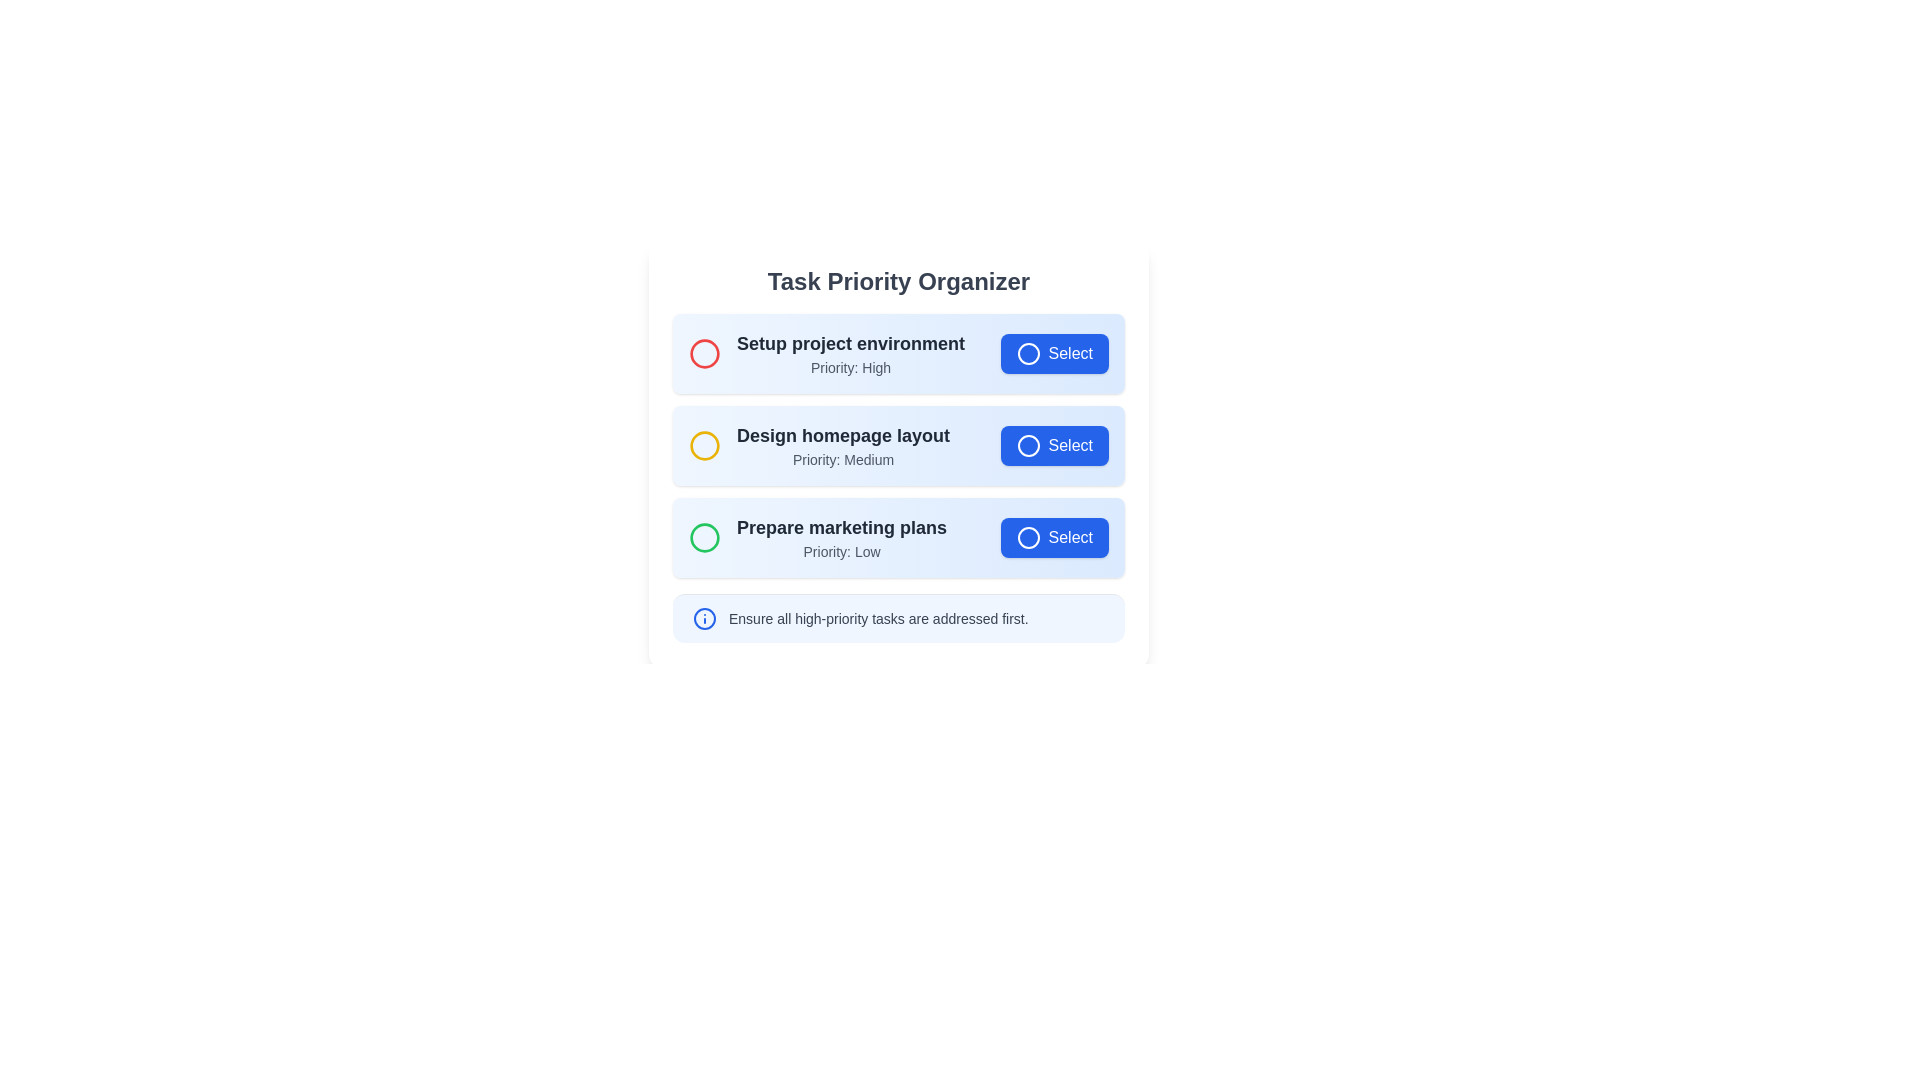  Describe the element at coordinates (842, 536) in the screenshot. I see `the textual label that displays 'Prepare marketing plans' with the priority 'Low', which is the third item in the 'Task Priority Organizer' interface` at that location.